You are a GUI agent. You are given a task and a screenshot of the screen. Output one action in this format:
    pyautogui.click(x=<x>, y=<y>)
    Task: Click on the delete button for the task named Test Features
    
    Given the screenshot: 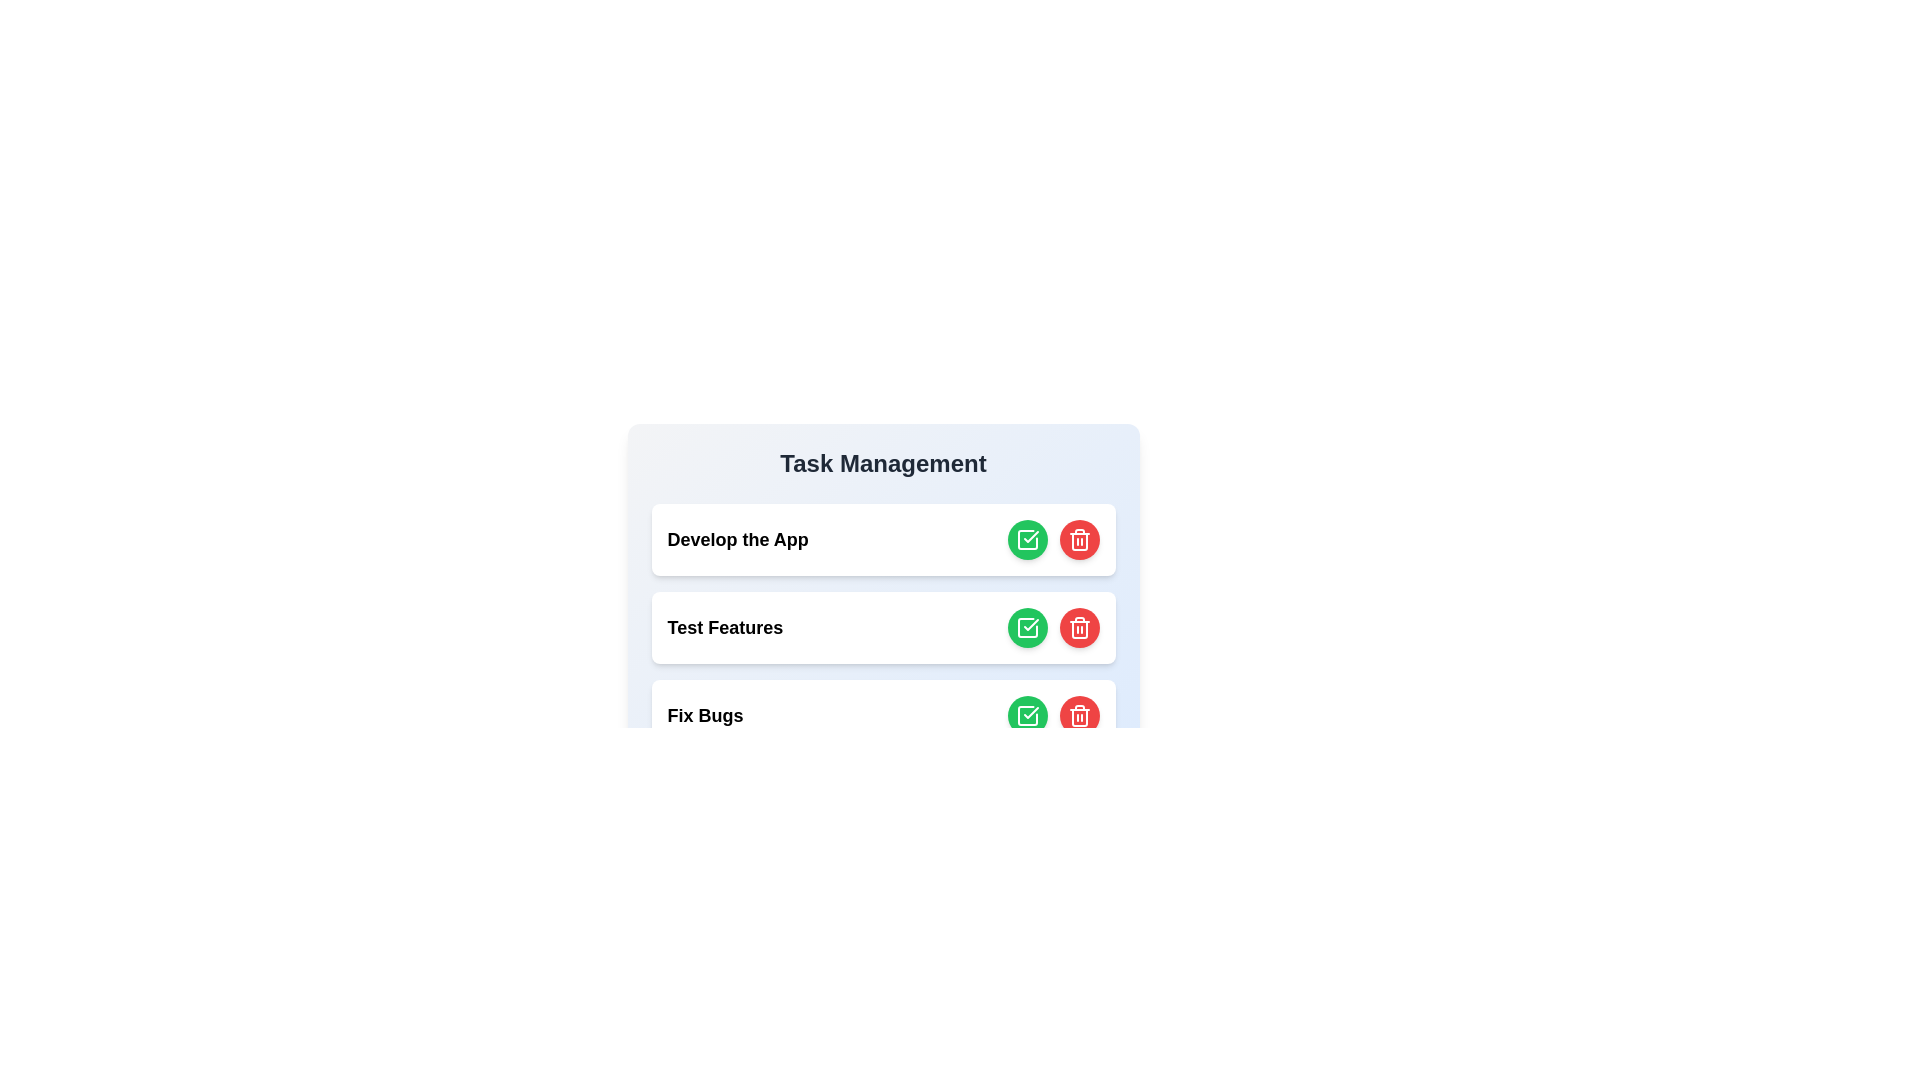 What is the action you would take?
    pyautogui.click(x=1078, y=627)
    